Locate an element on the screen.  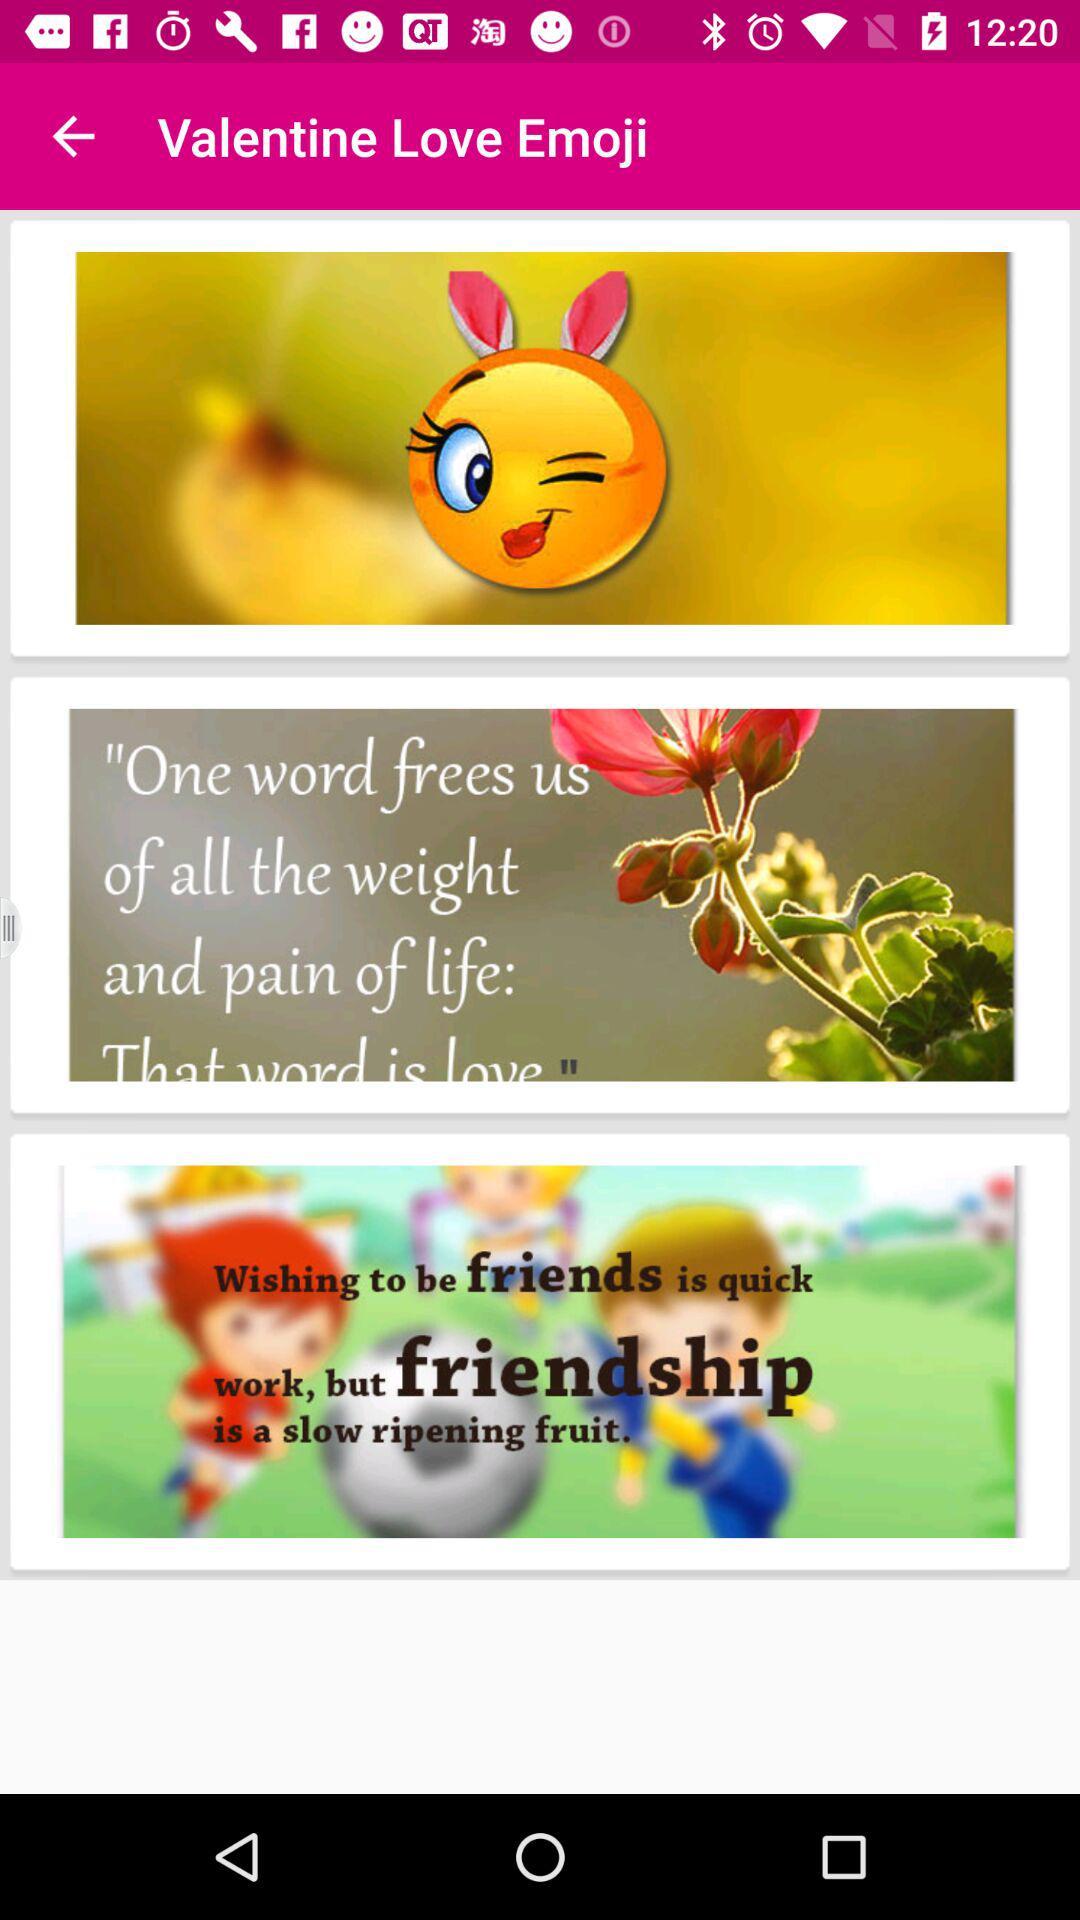
the item next to the valentine love emoji is located at coordinates (72, 135).